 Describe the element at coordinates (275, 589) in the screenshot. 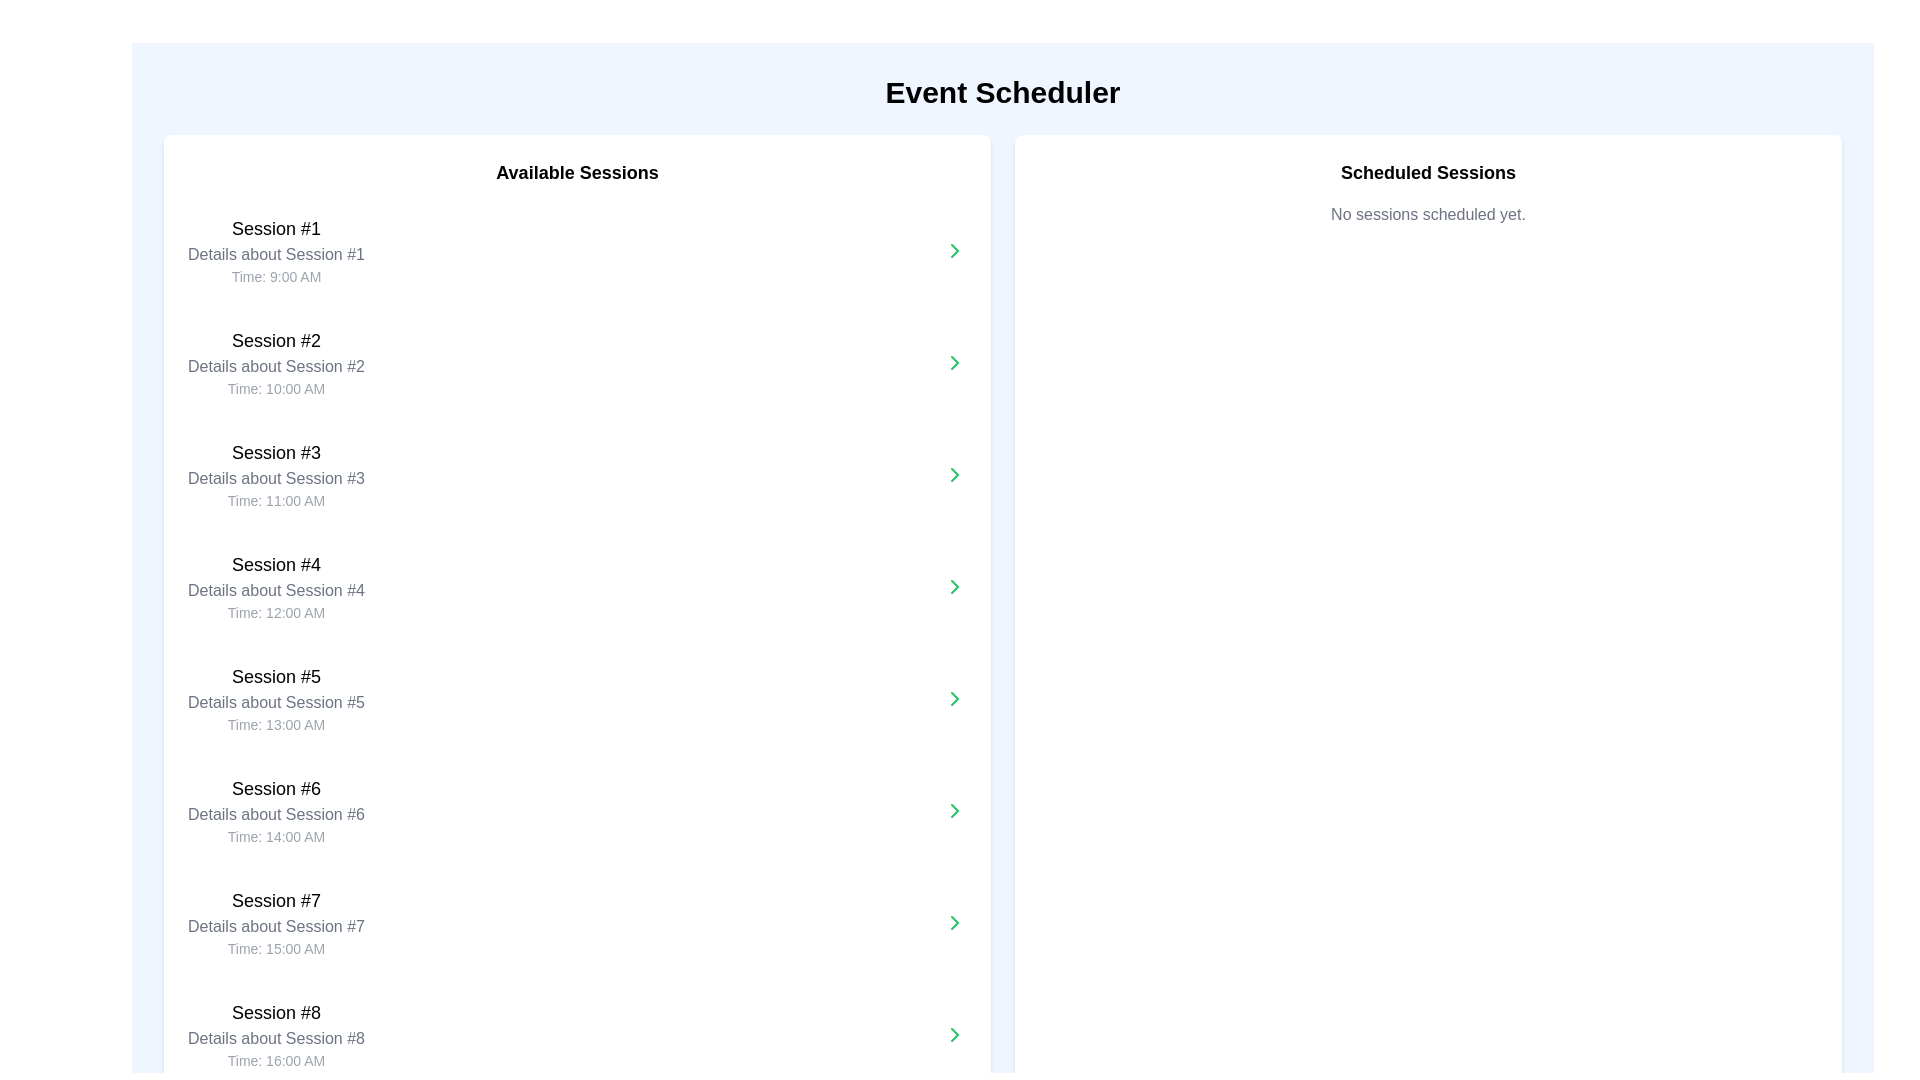

I see `the text label that reads 'Details about Session #4', which is styled in gray font and positioned between the header 'Session #4' and the time text 'Time: 12:00 AM'` at that location.